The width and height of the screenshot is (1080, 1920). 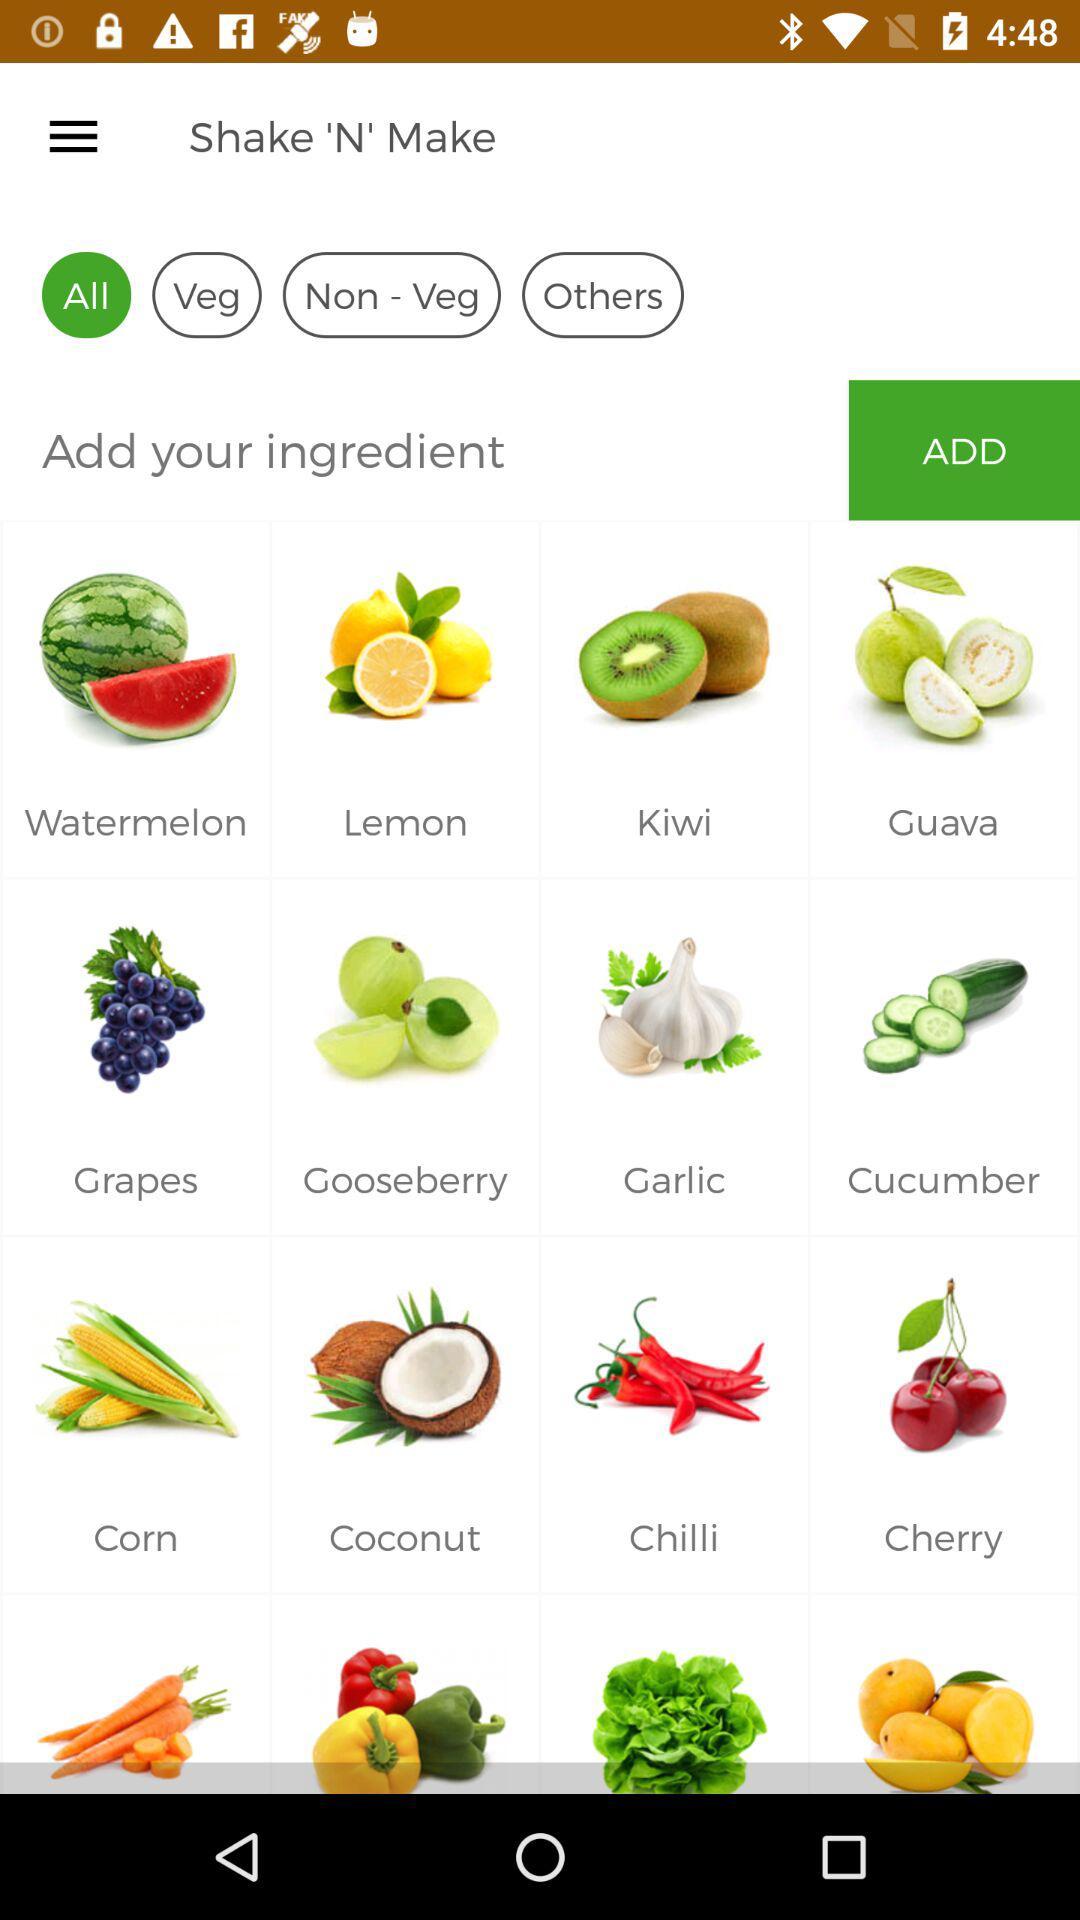 What do you see at coordinates (944, 1002) in the screenshot?
I see `the image of cucumber` at bounding box center [944, 1002].